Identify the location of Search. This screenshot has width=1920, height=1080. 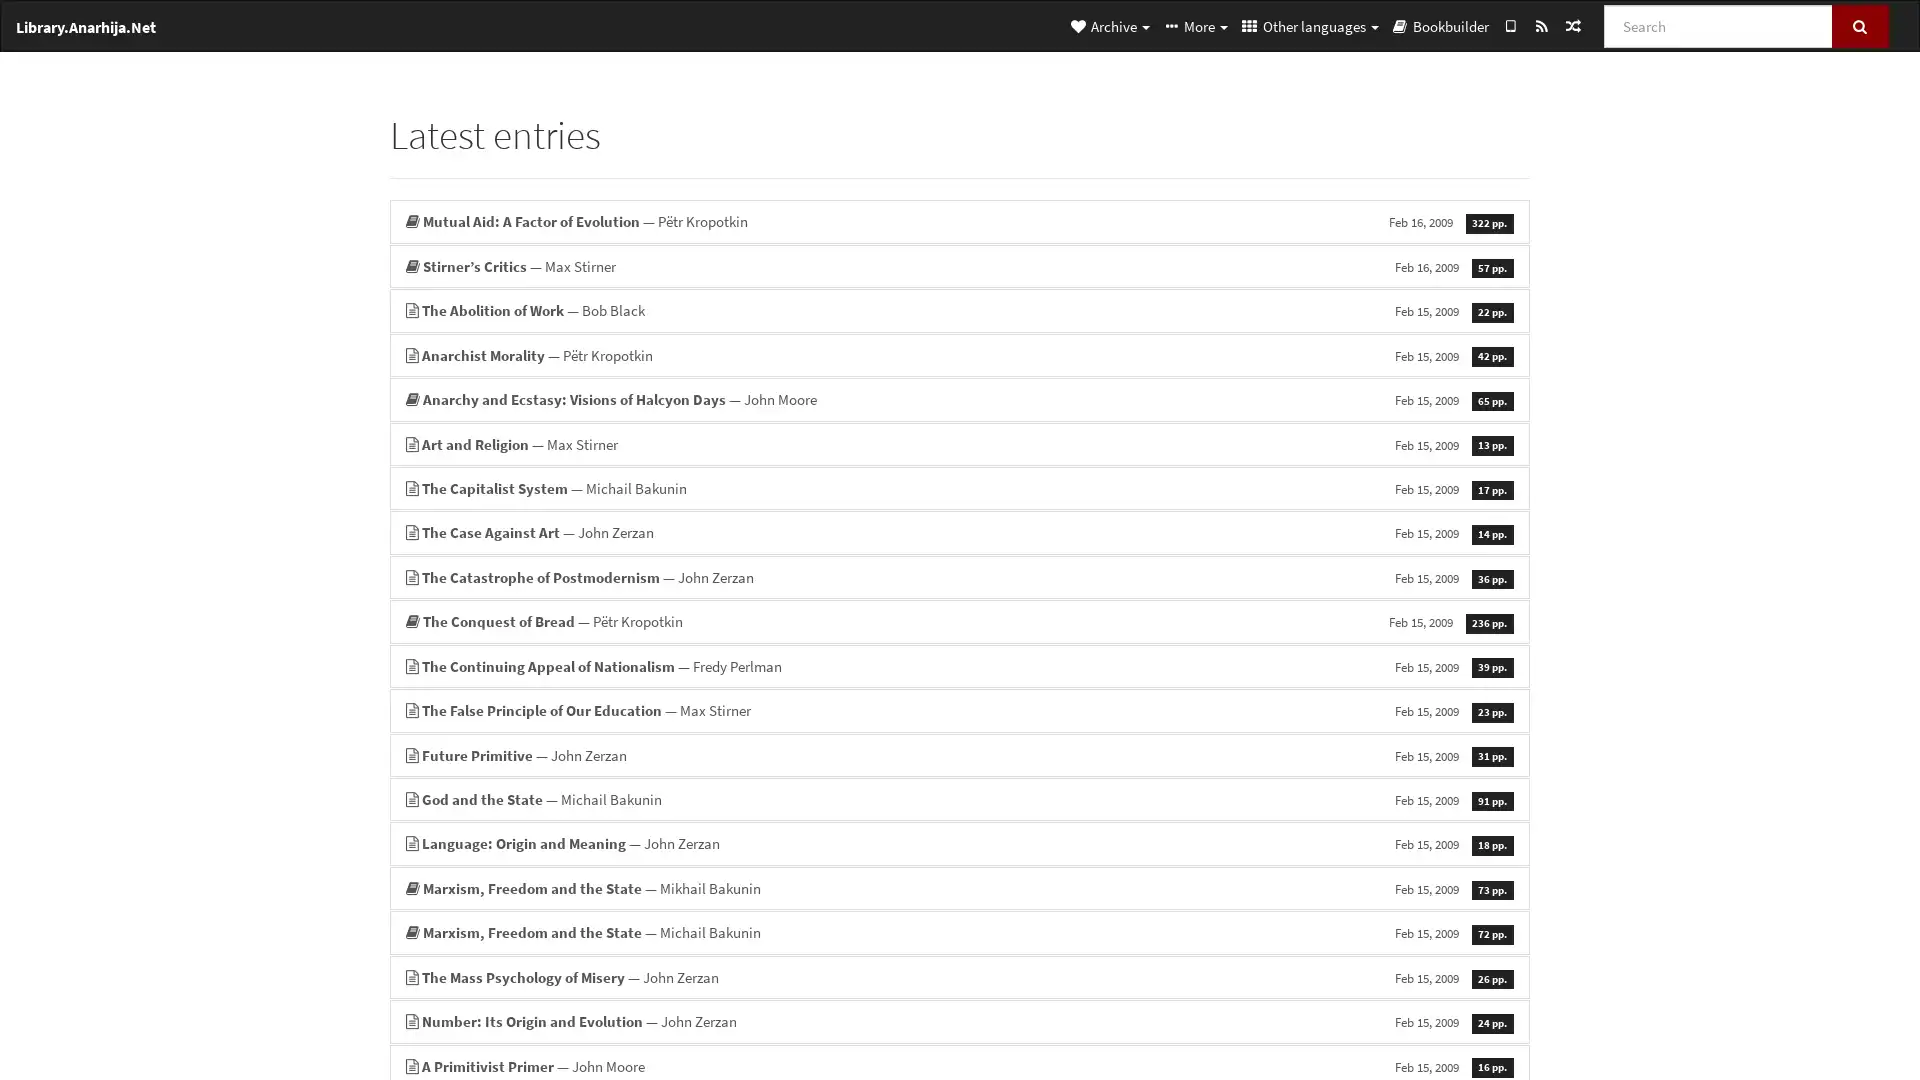
(1859, 25).